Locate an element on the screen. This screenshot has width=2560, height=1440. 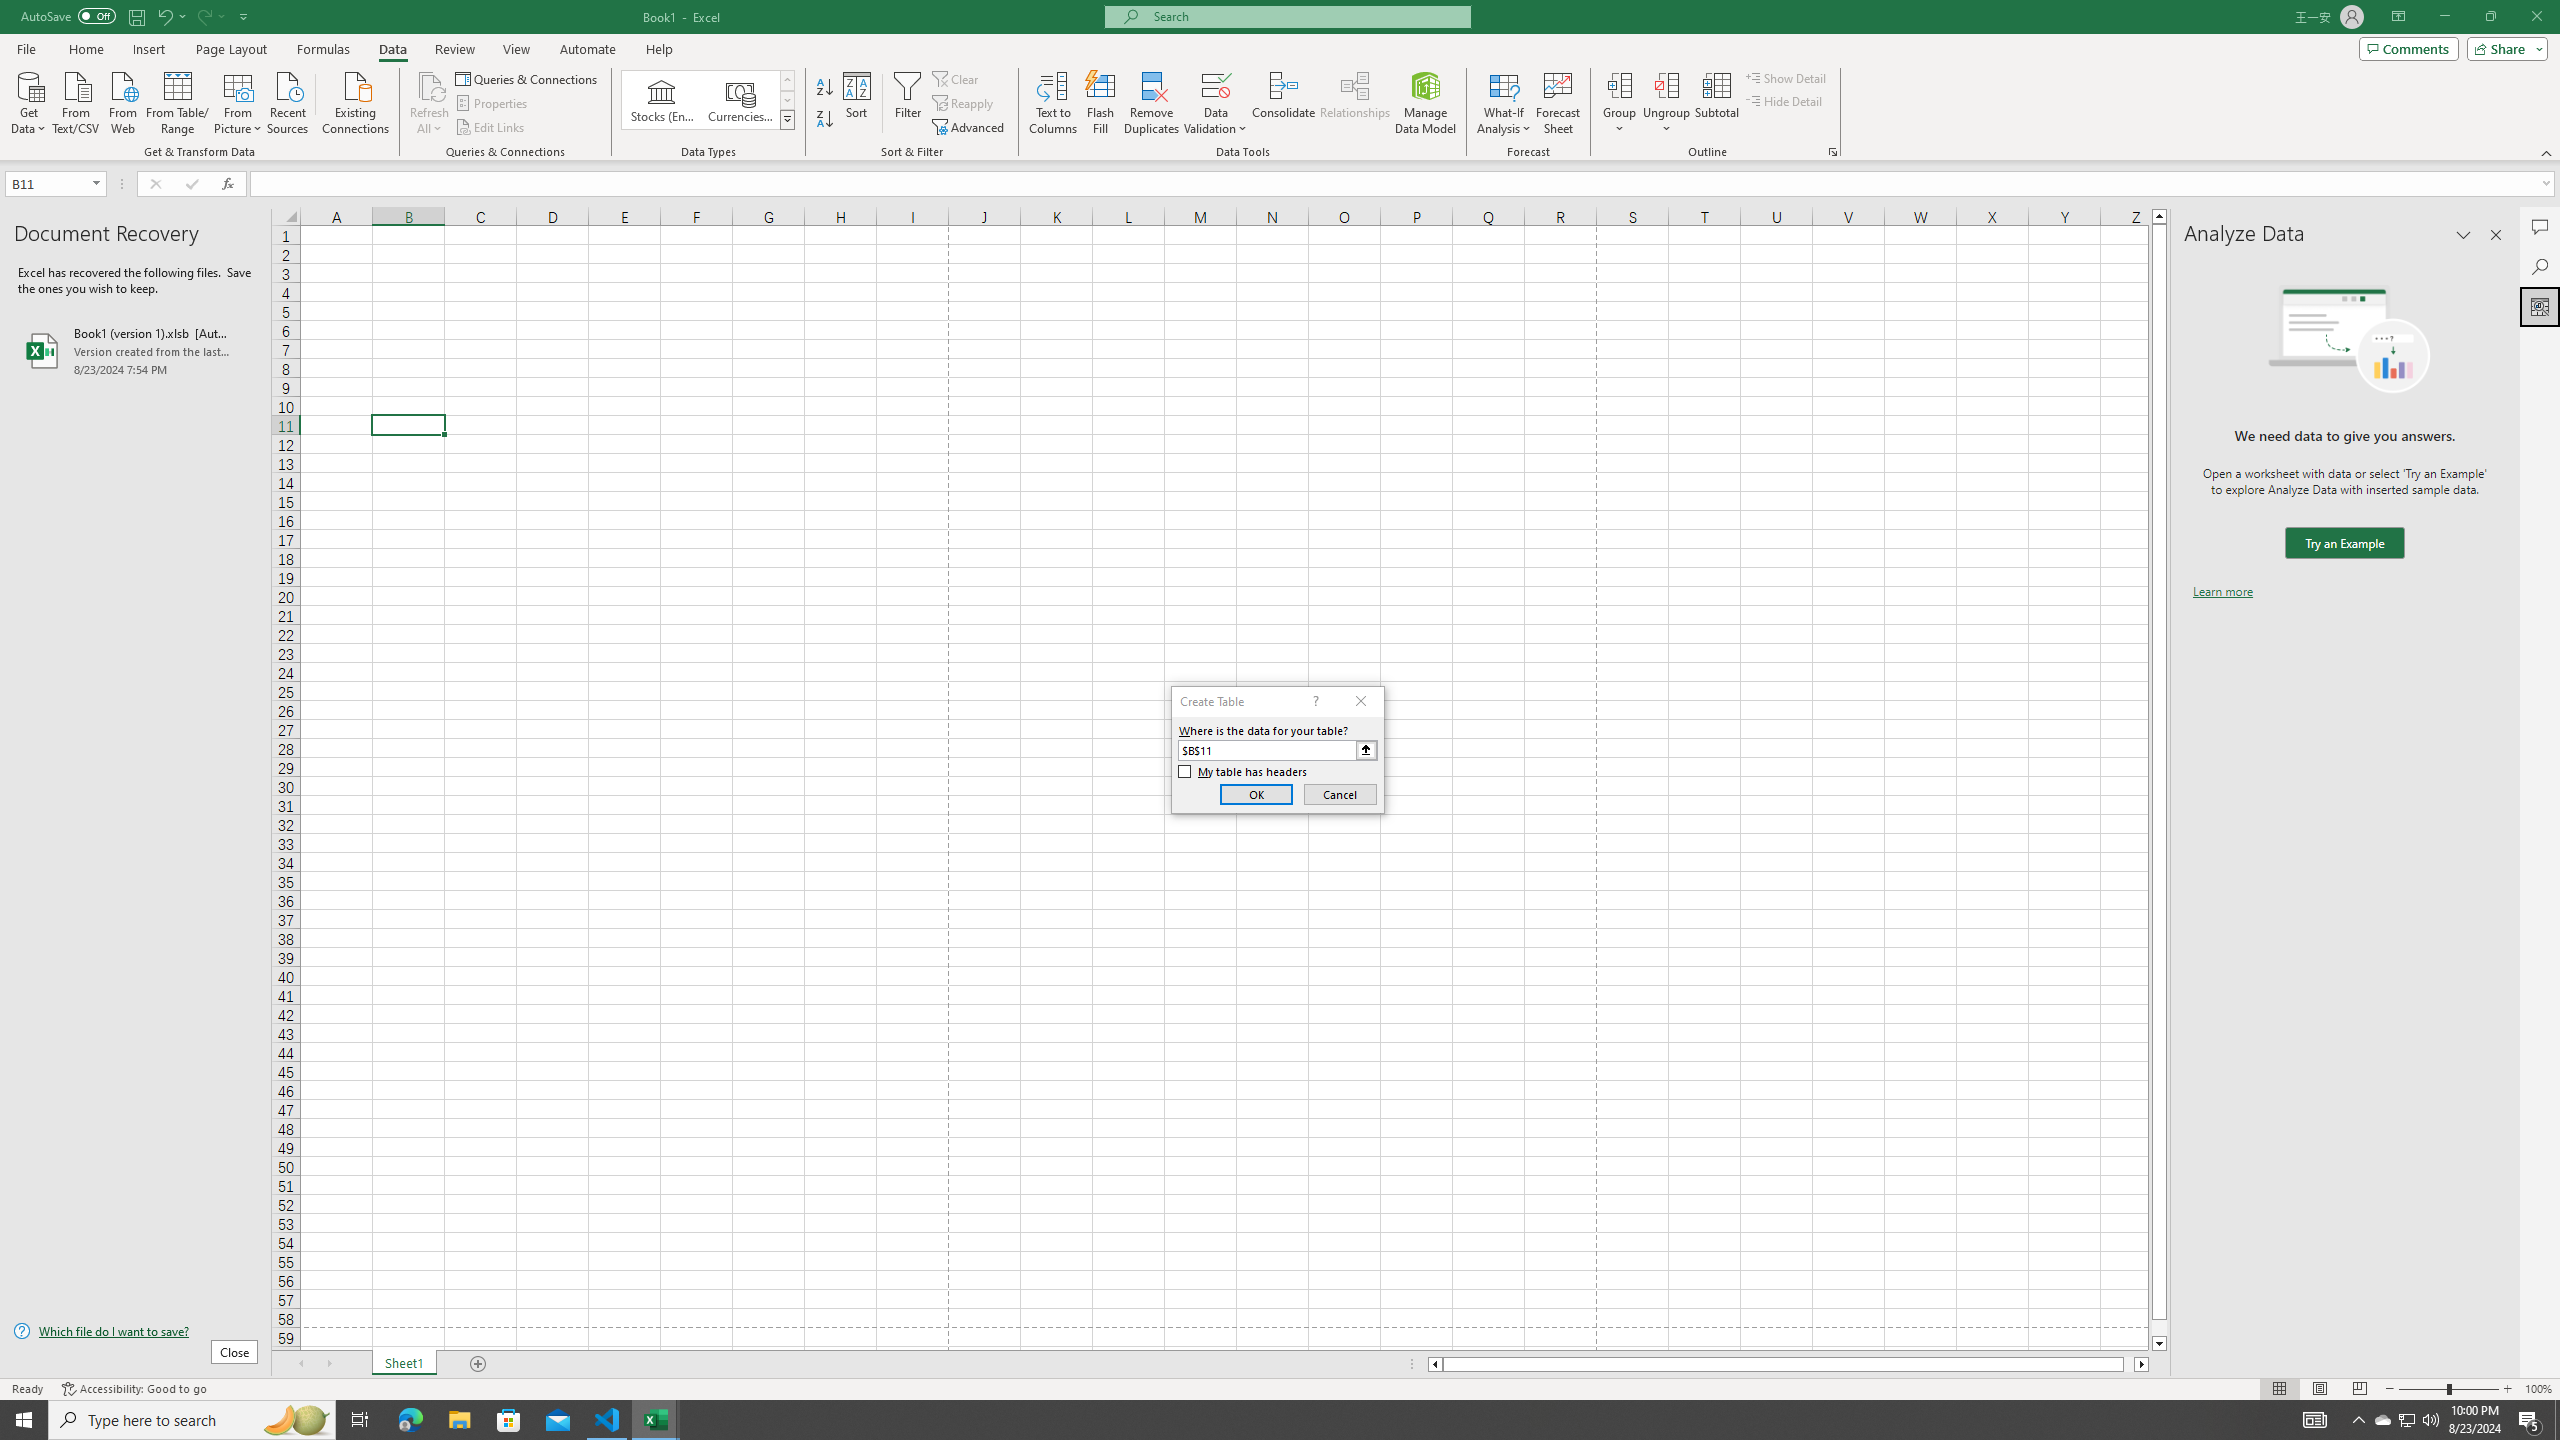
'Reapply' is located at coordinates (965, 103).